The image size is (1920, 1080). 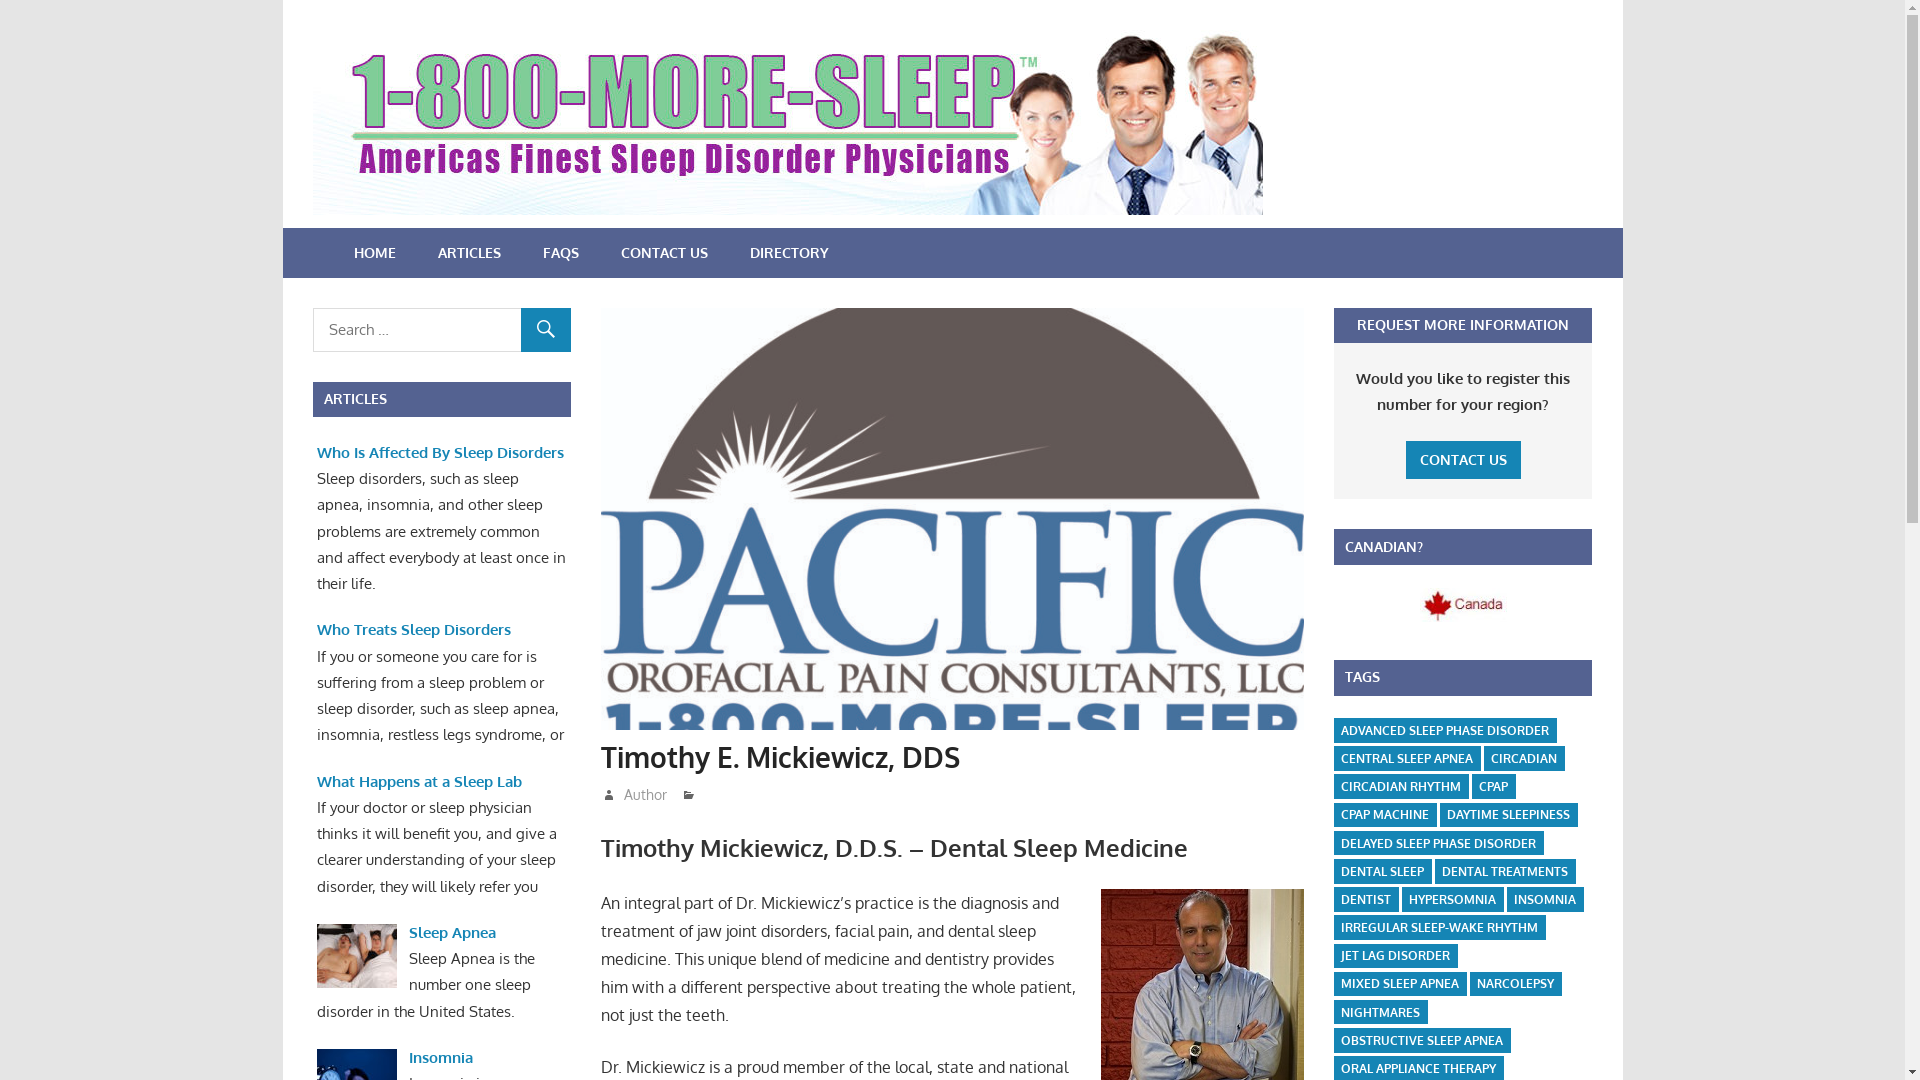 I want to click on 'DENTAL SLEEP', so click(x=1381, y=870).